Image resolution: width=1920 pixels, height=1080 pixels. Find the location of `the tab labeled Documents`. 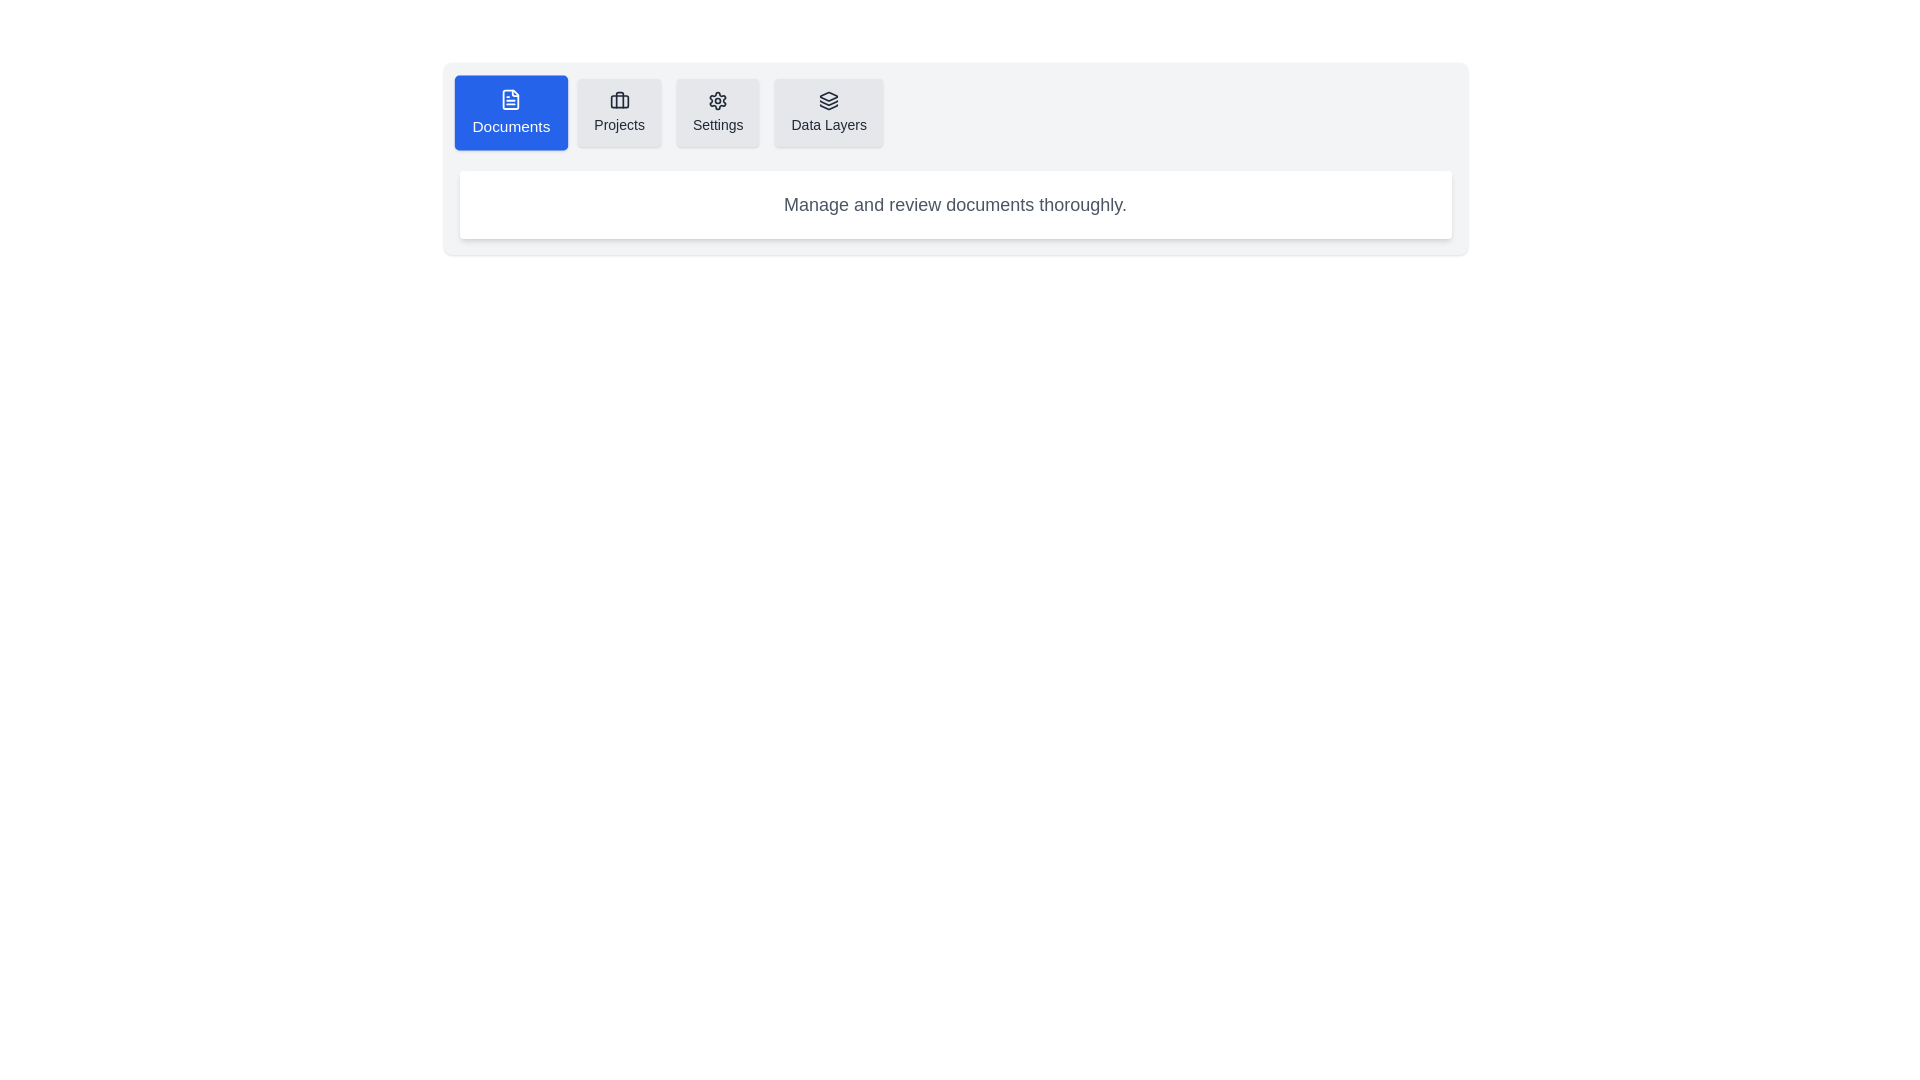

the tab labeled Documents is located at coordinates (510, 112).